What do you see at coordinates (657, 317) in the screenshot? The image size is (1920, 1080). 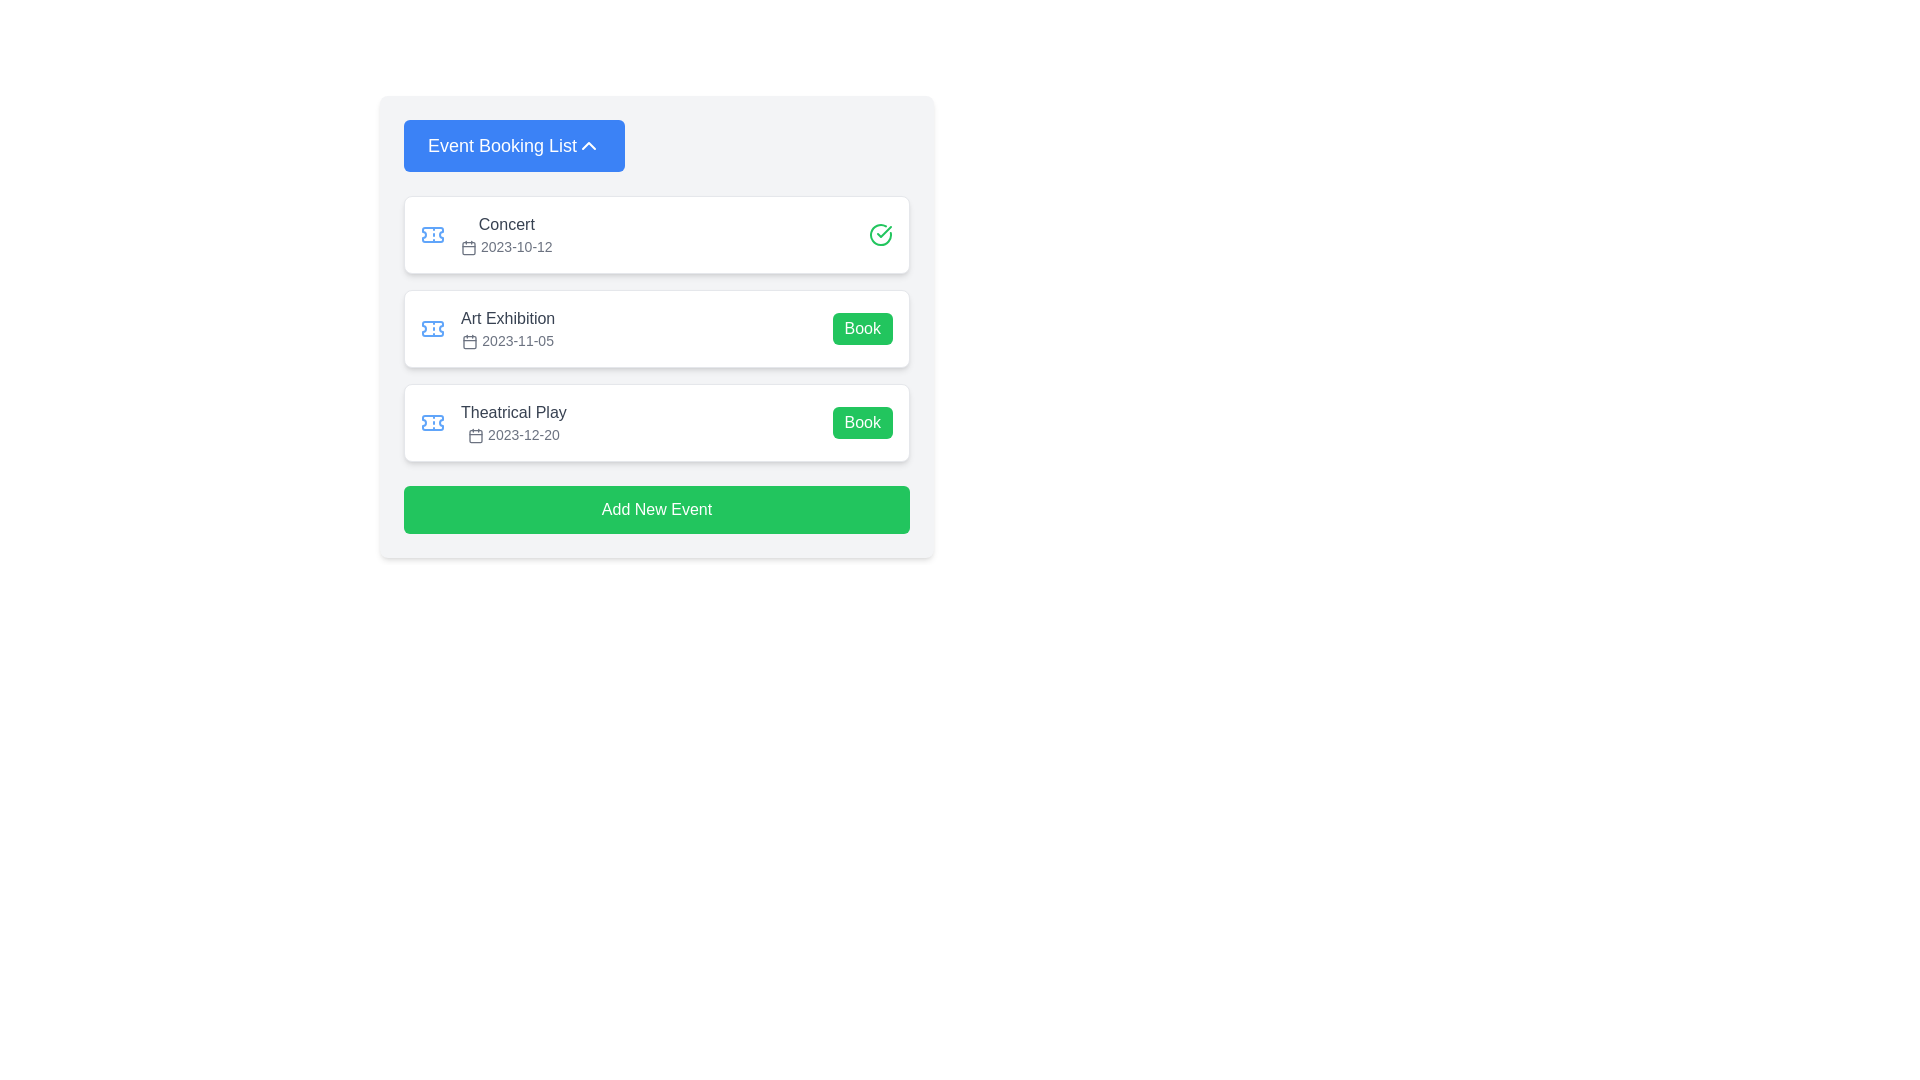 I see `the details of the 'Art Exhibition' event card by centering on its text and button located within the event booking list` at bounding box center [657, 317].